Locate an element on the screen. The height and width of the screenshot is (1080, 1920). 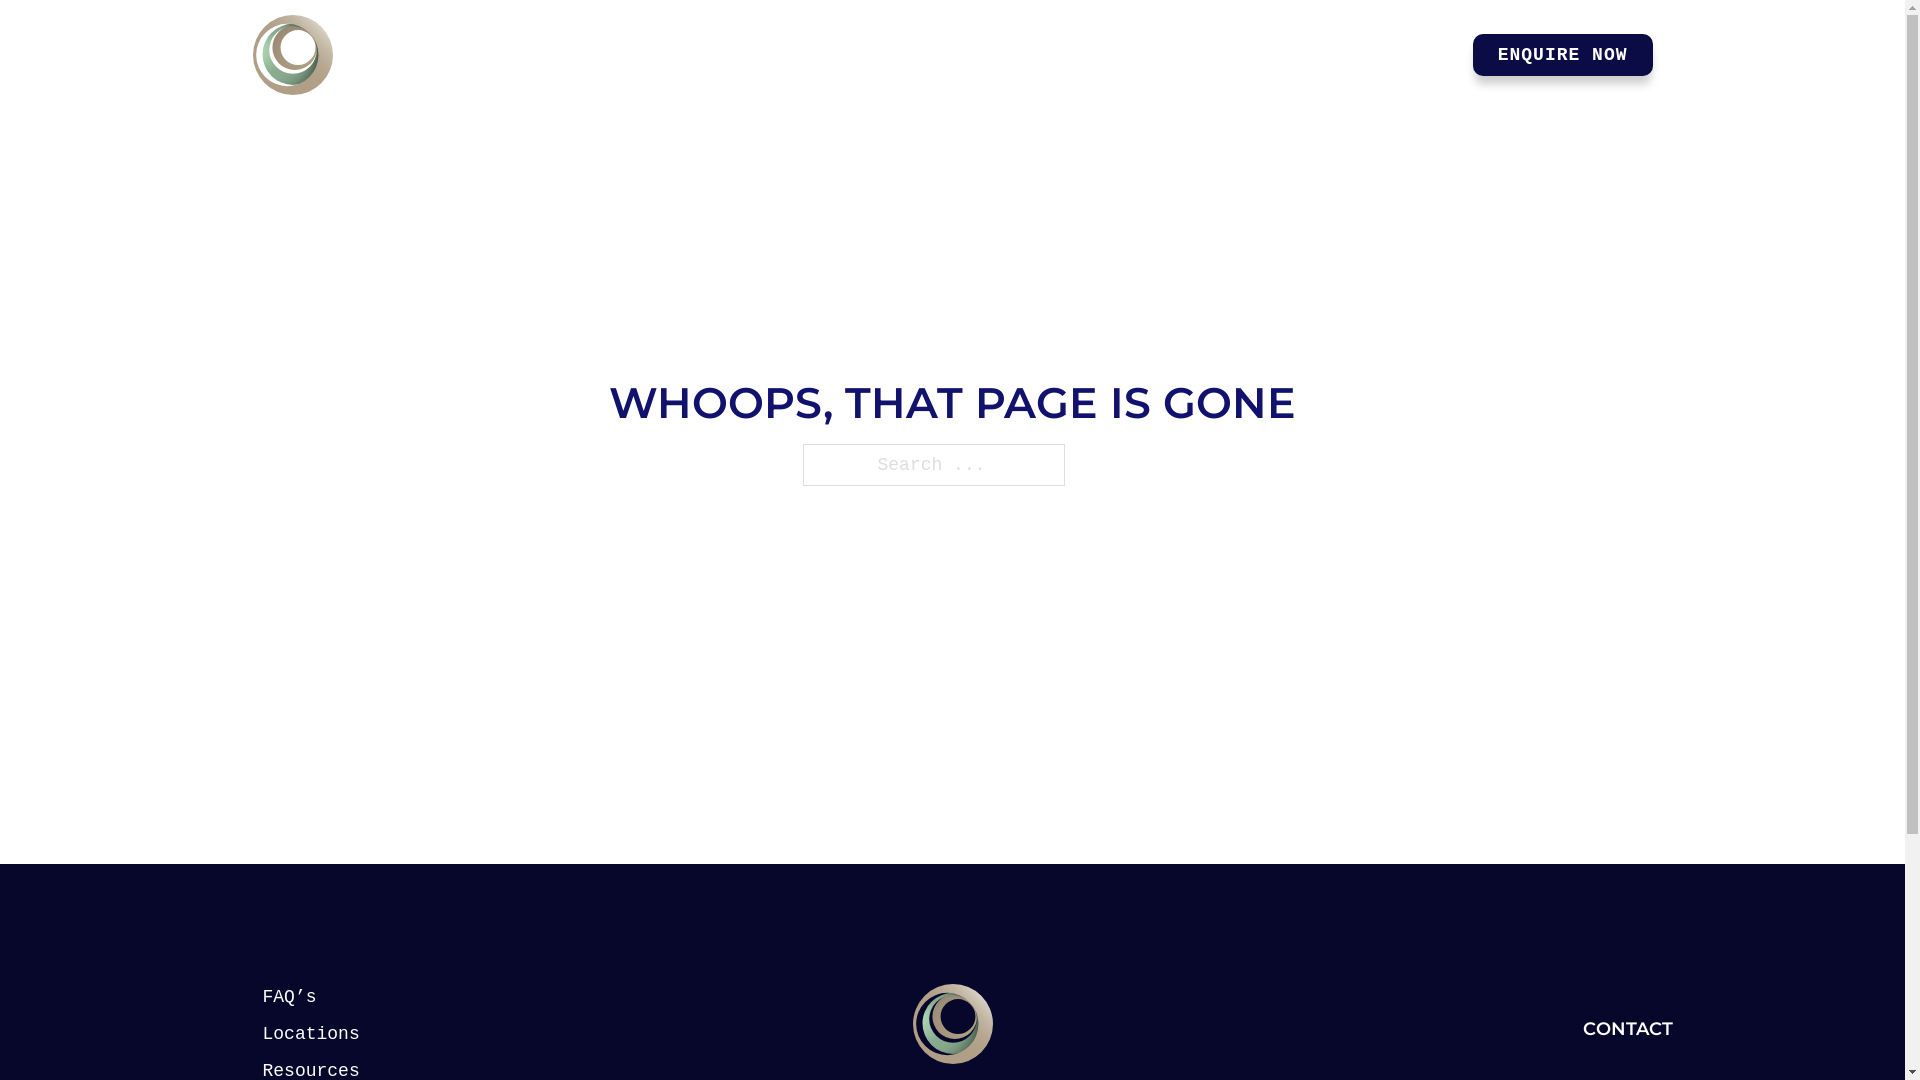
'PORTFOLIO' is located at coordinates (1223, 54).